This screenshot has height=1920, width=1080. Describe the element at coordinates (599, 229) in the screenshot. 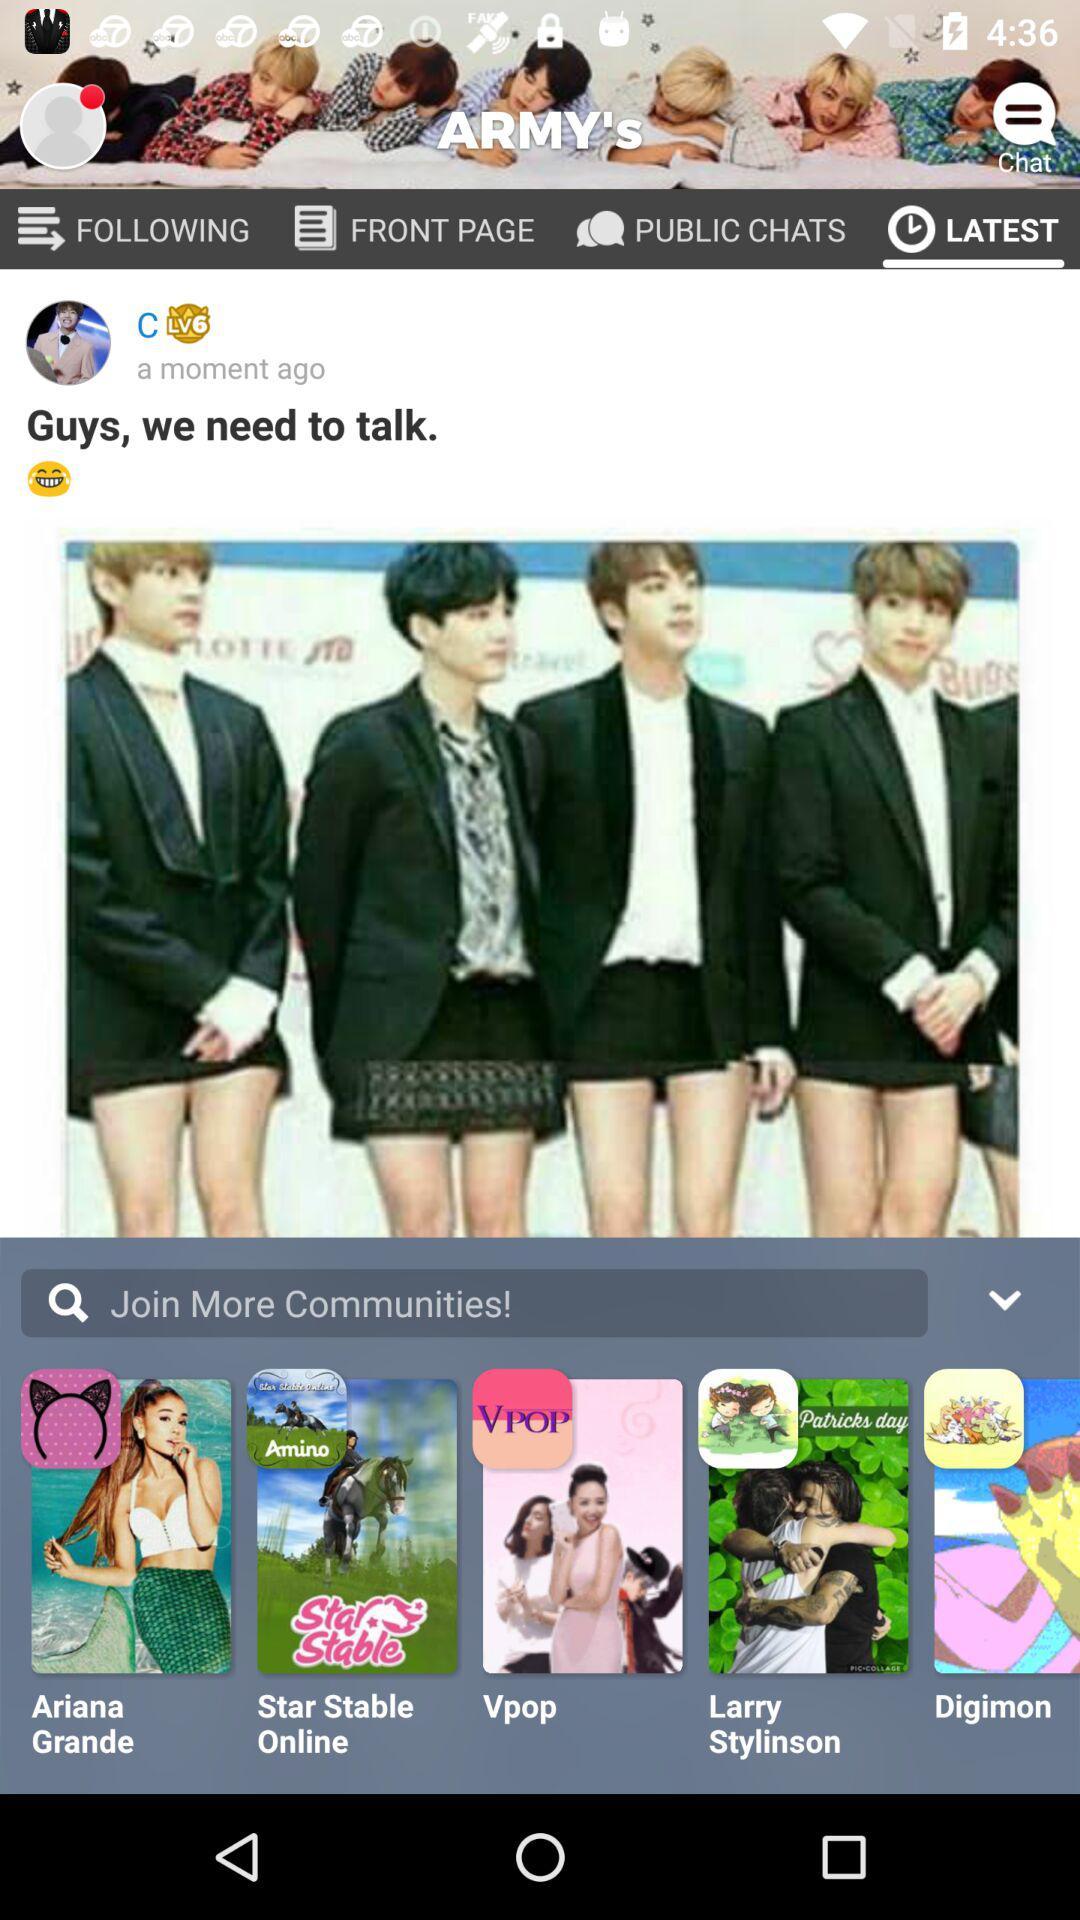

I see `the chat icon which is left to the public chats` at that location.